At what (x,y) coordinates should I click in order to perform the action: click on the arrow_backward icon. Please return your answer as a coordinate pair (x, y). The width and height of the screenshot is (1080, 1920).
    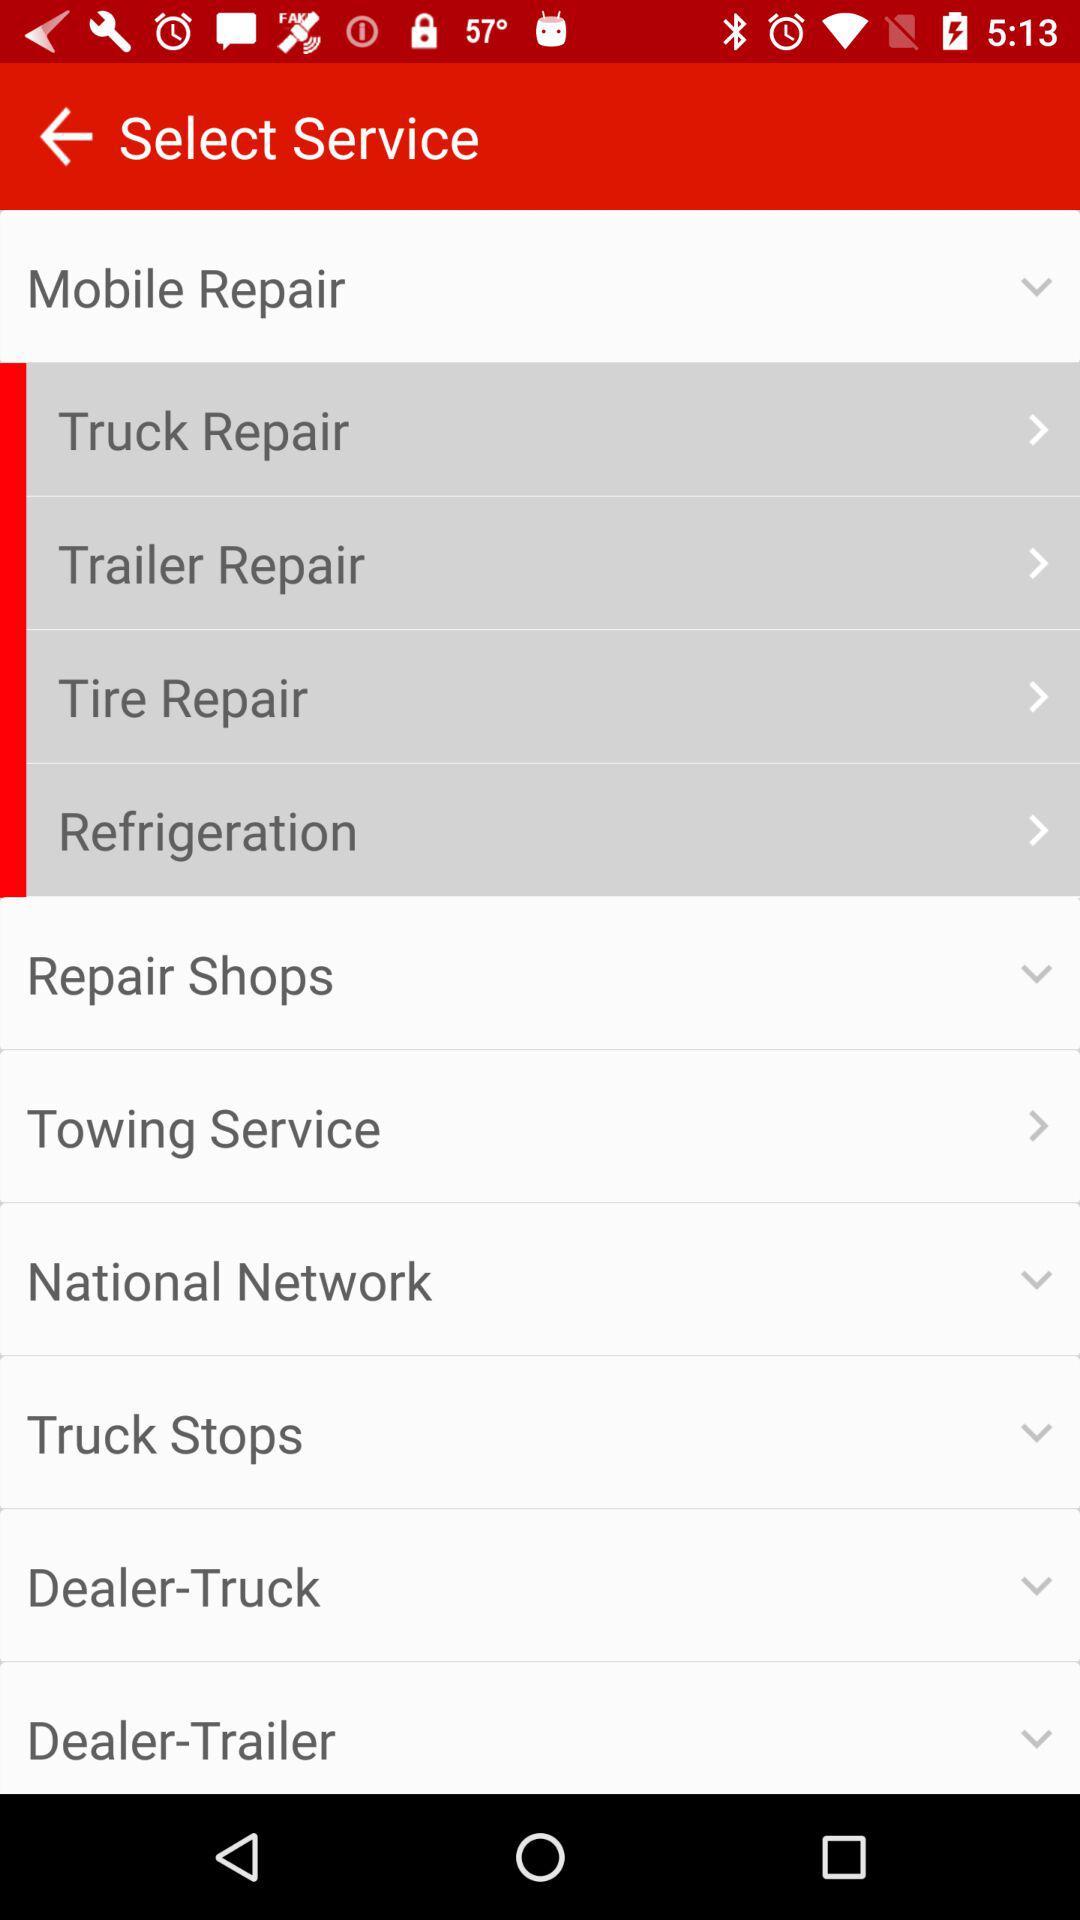
    Looking at the image, I should click on (64, 135).